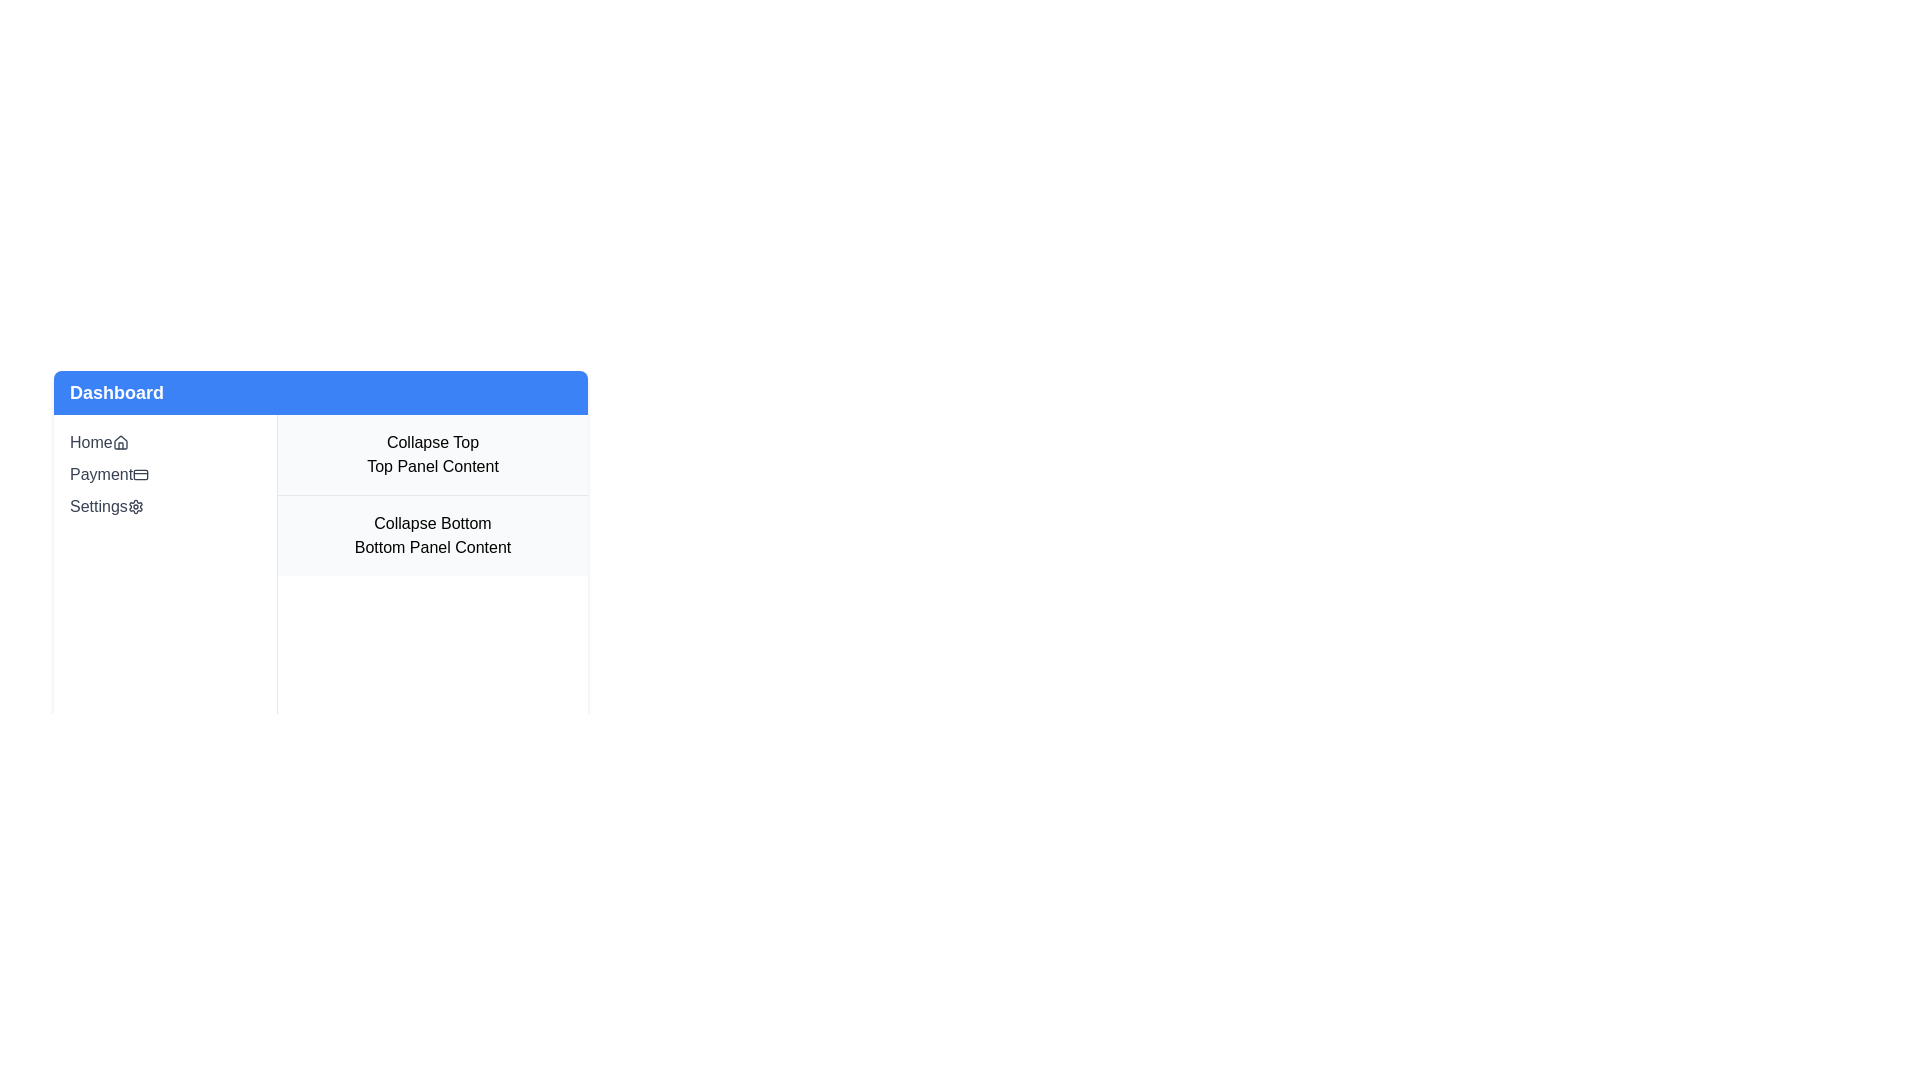  I want to click on the 'Collapse Top' text in the Collapsible panel header, so click(431, 455).